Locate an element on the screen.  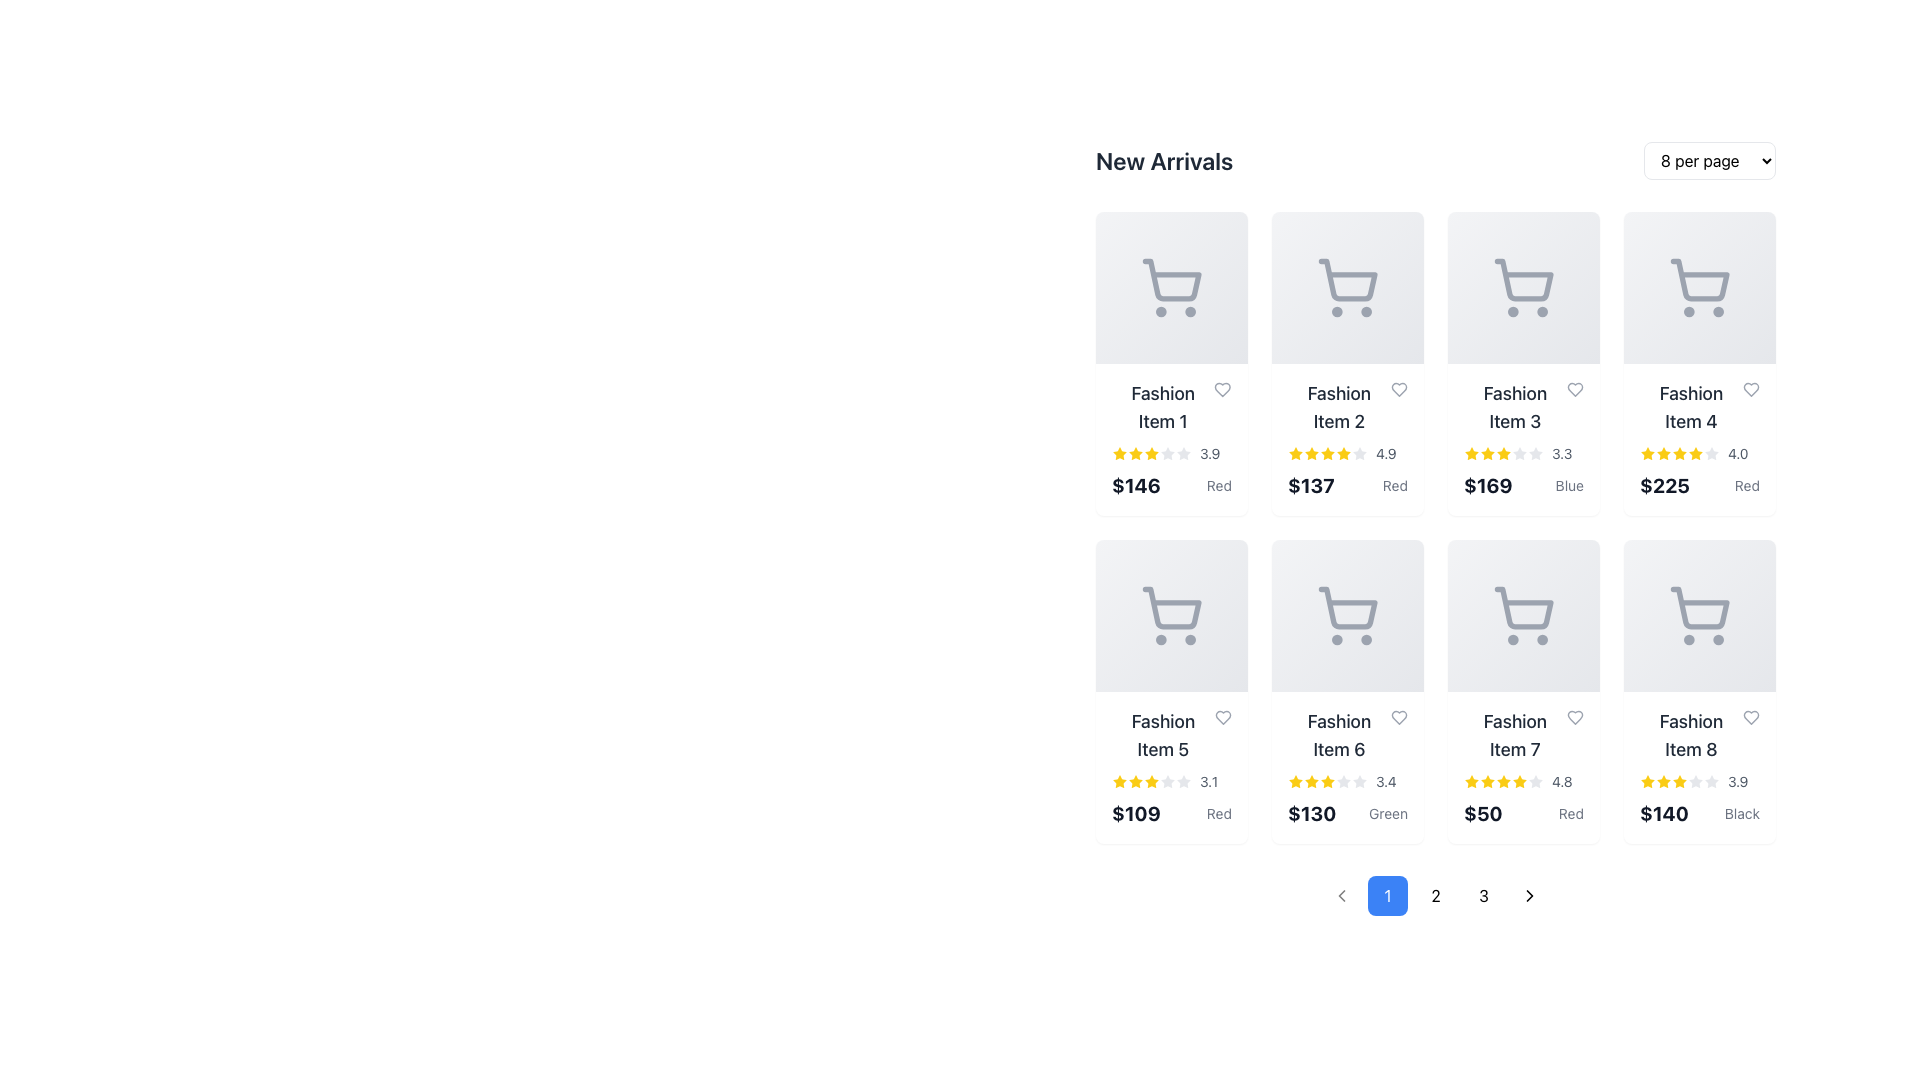
the star icon representing the selected rating value of '3.3' for 'Fashion Item 3' located in the rating section of the card is located at coordinates (1472, 454).